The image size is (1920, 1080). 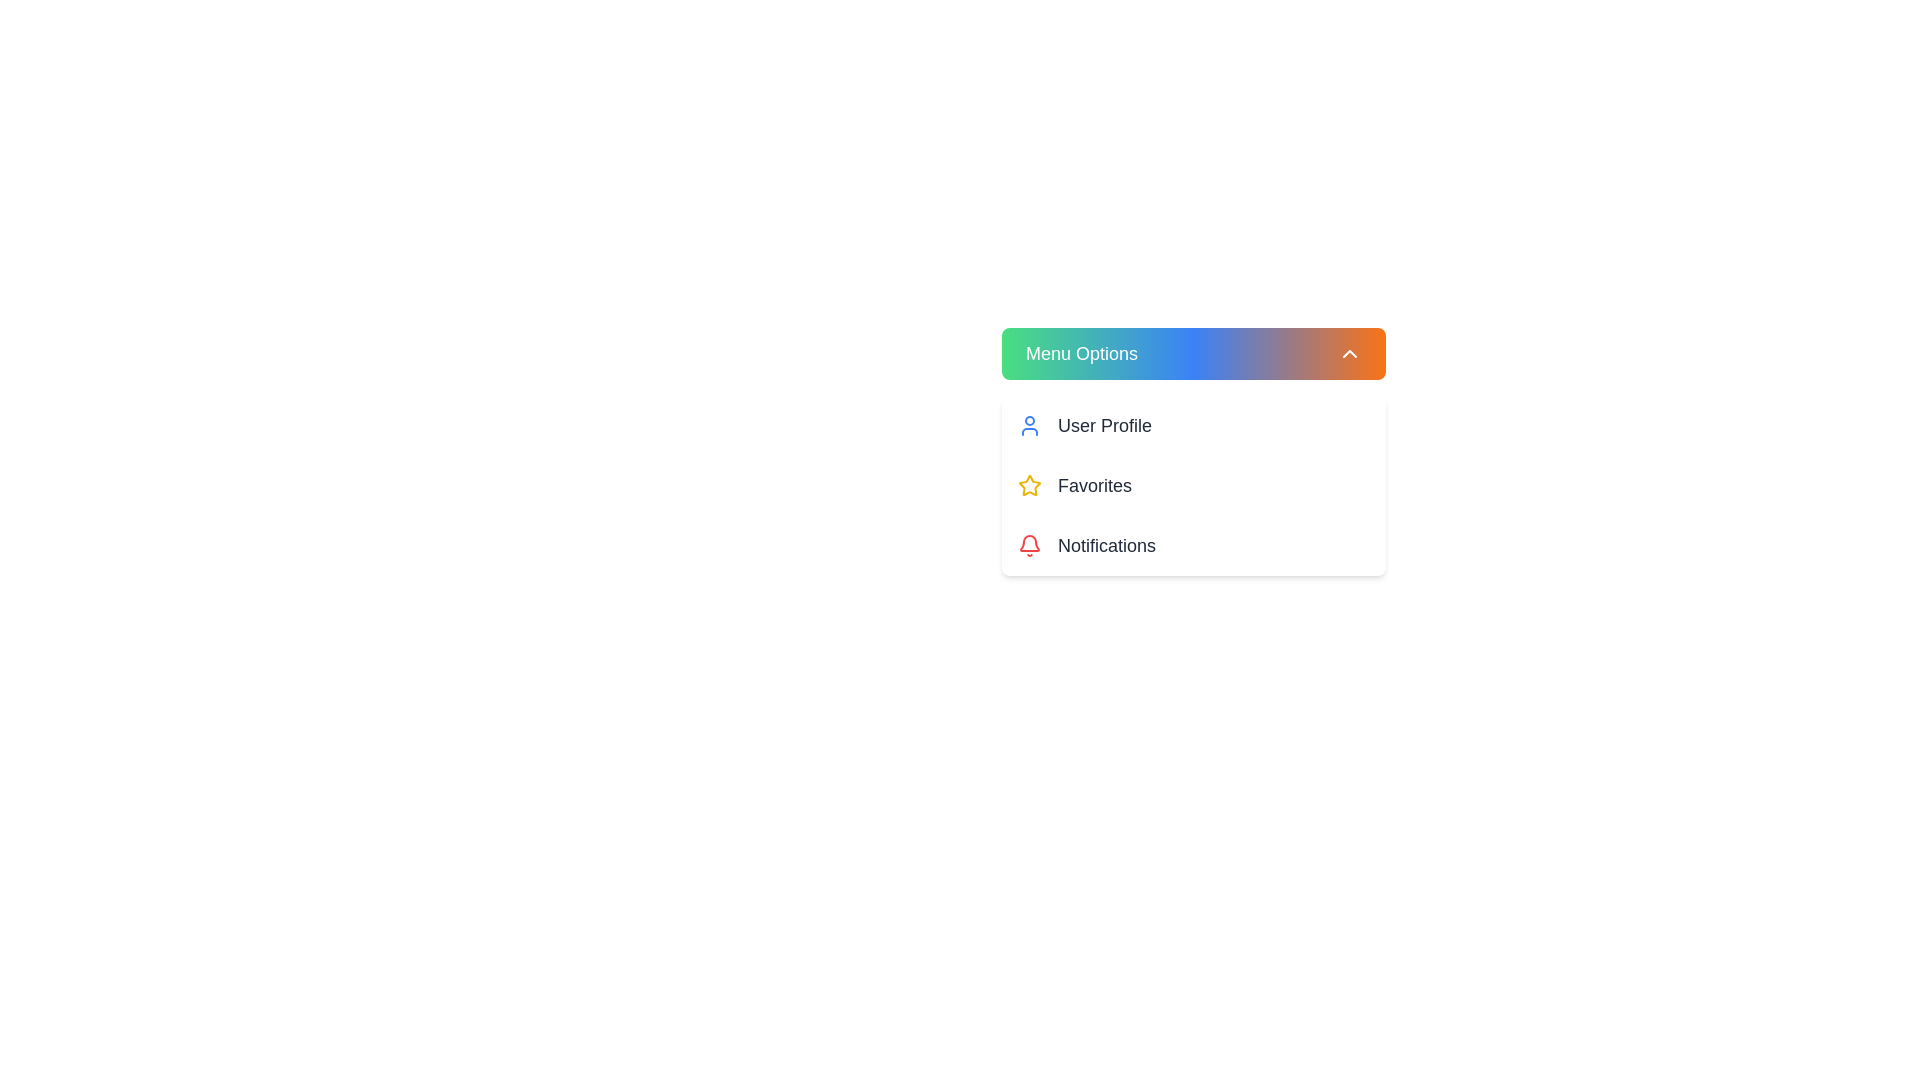 I want to click on the star icon located to the left of the text label 'Favorites', which signifies marked favorite items in the vertically stacked menu, so click(x=1030, y=486).